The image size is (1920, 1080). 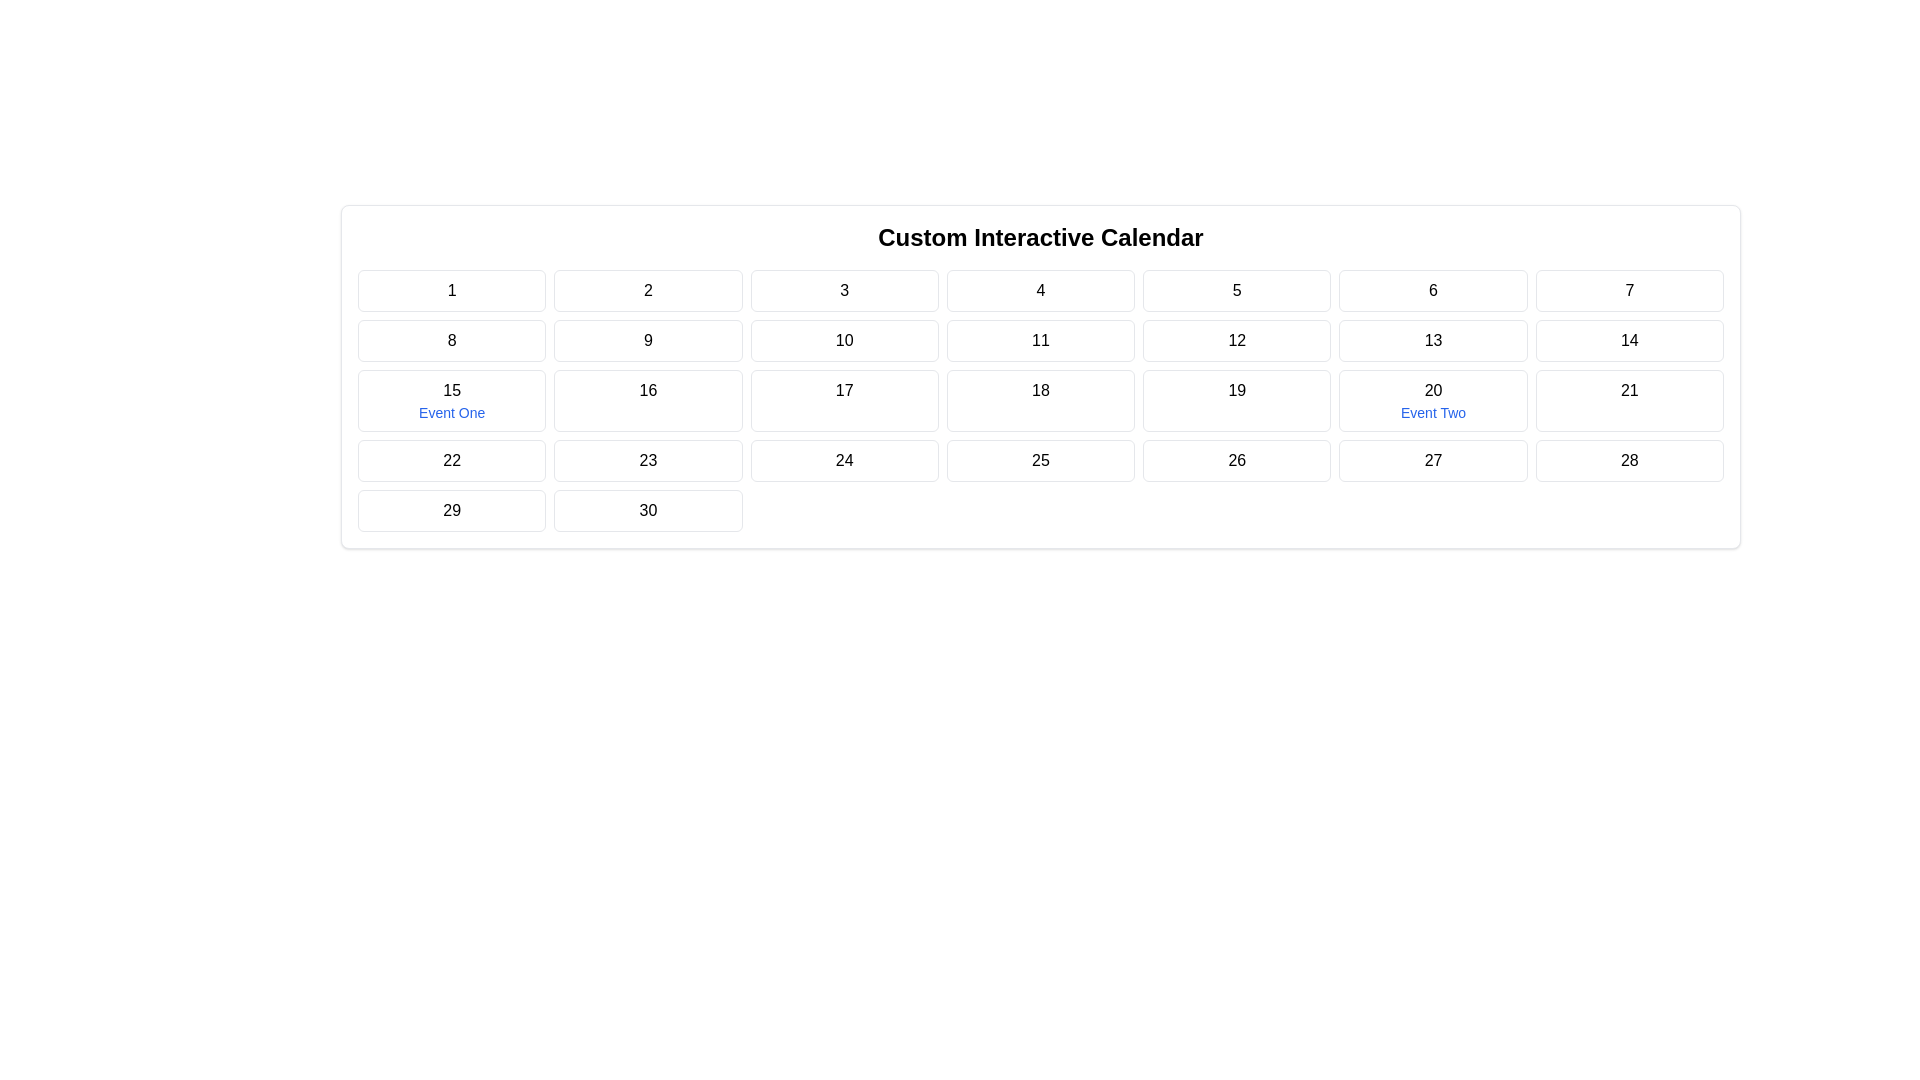 I want to click on the static display element representing the 13th item in a 7-column grid layout, located in the second row, sixth column, so click(x=1432, y=339).